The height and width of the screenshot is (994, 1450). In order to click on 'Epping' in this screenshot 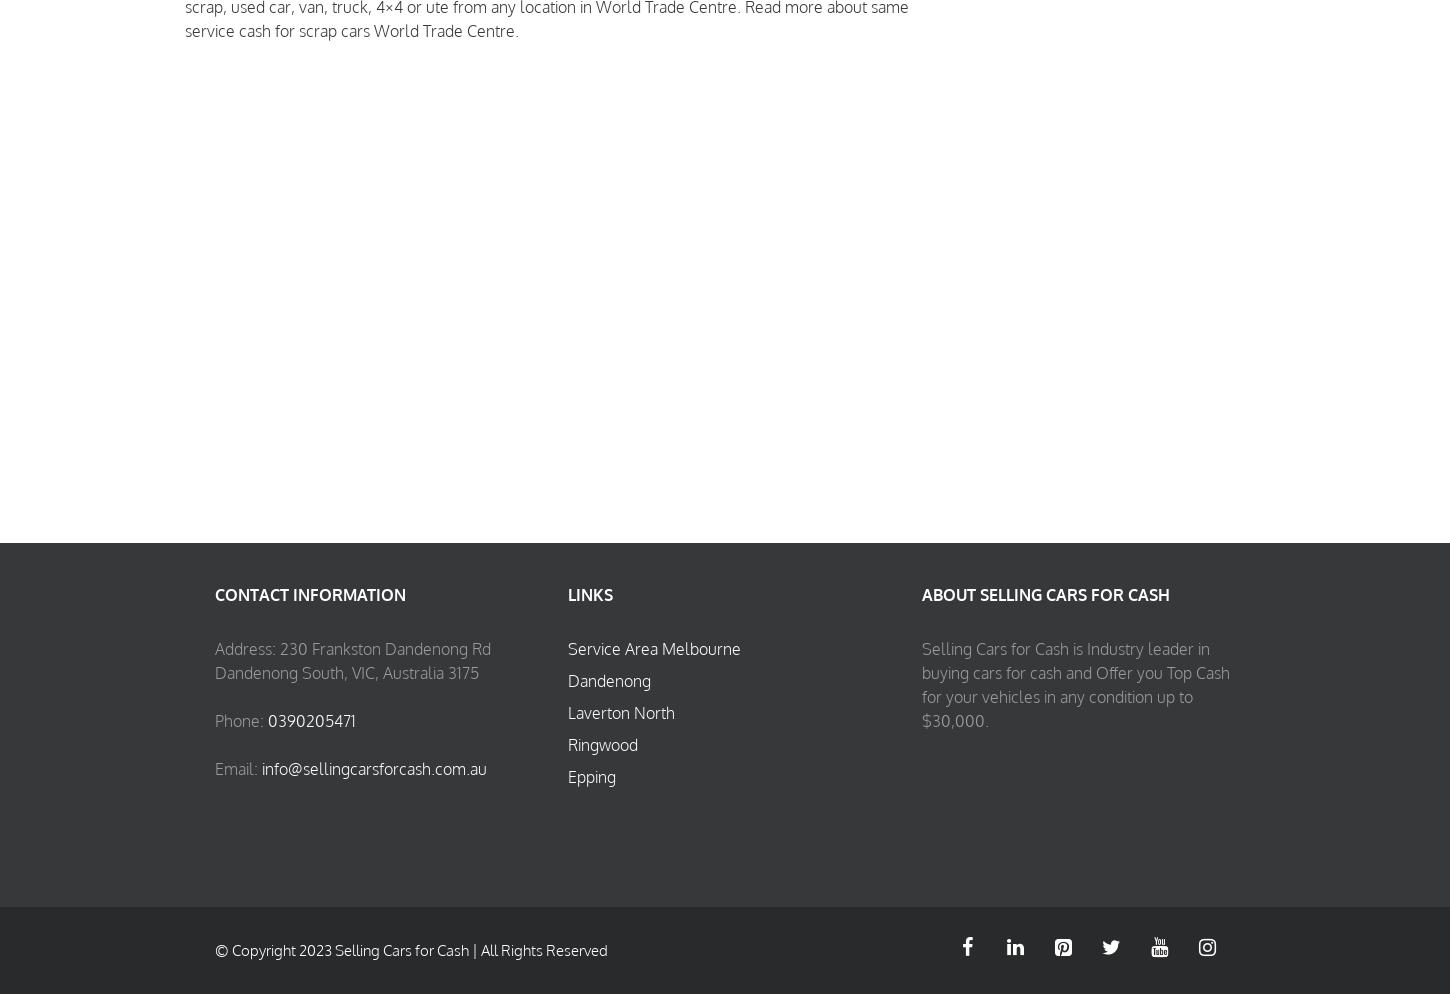, I will do `click(567, 776)`.